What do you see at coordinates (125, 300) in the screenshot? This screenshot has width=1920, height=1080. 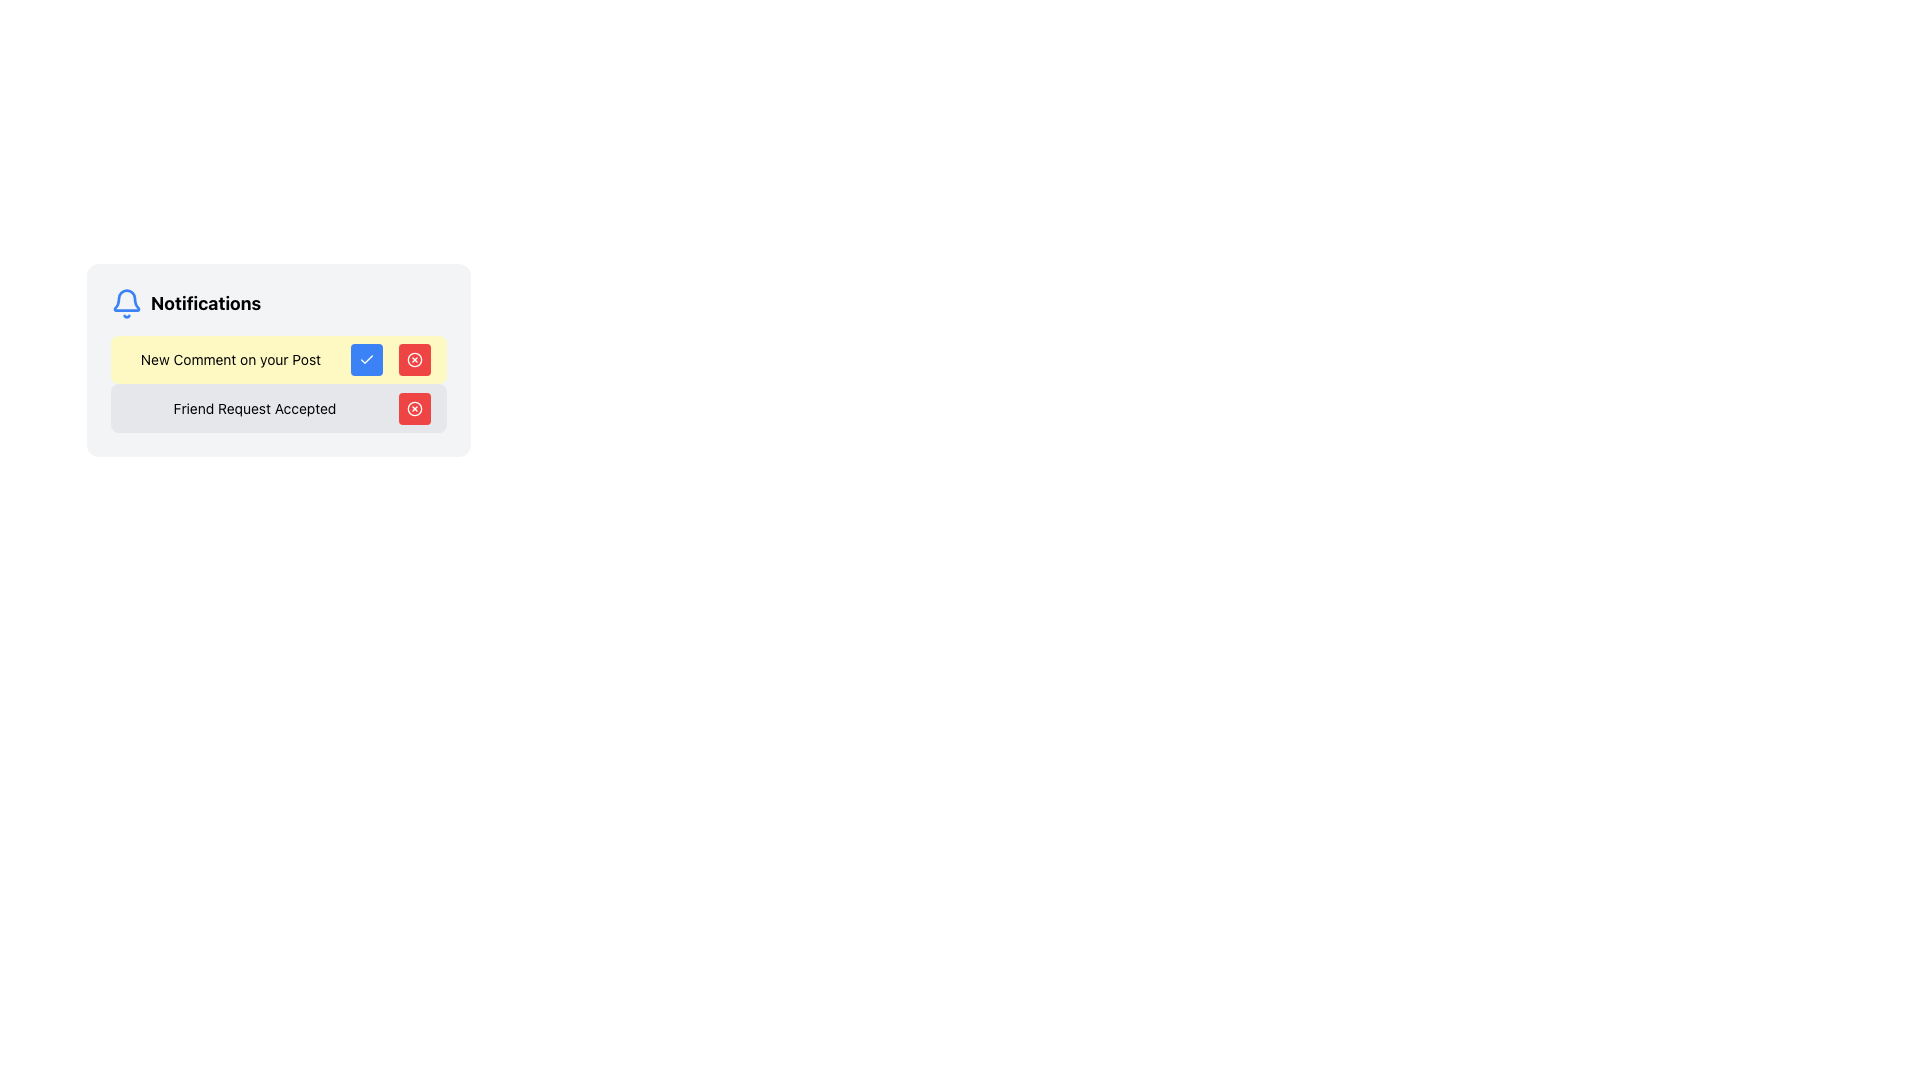 I see `the bell-shaped notification icon with a blue outline located at the top-left corner of the notification section, to the left of the title 'Notifications'` at bounding box center [125, 300].